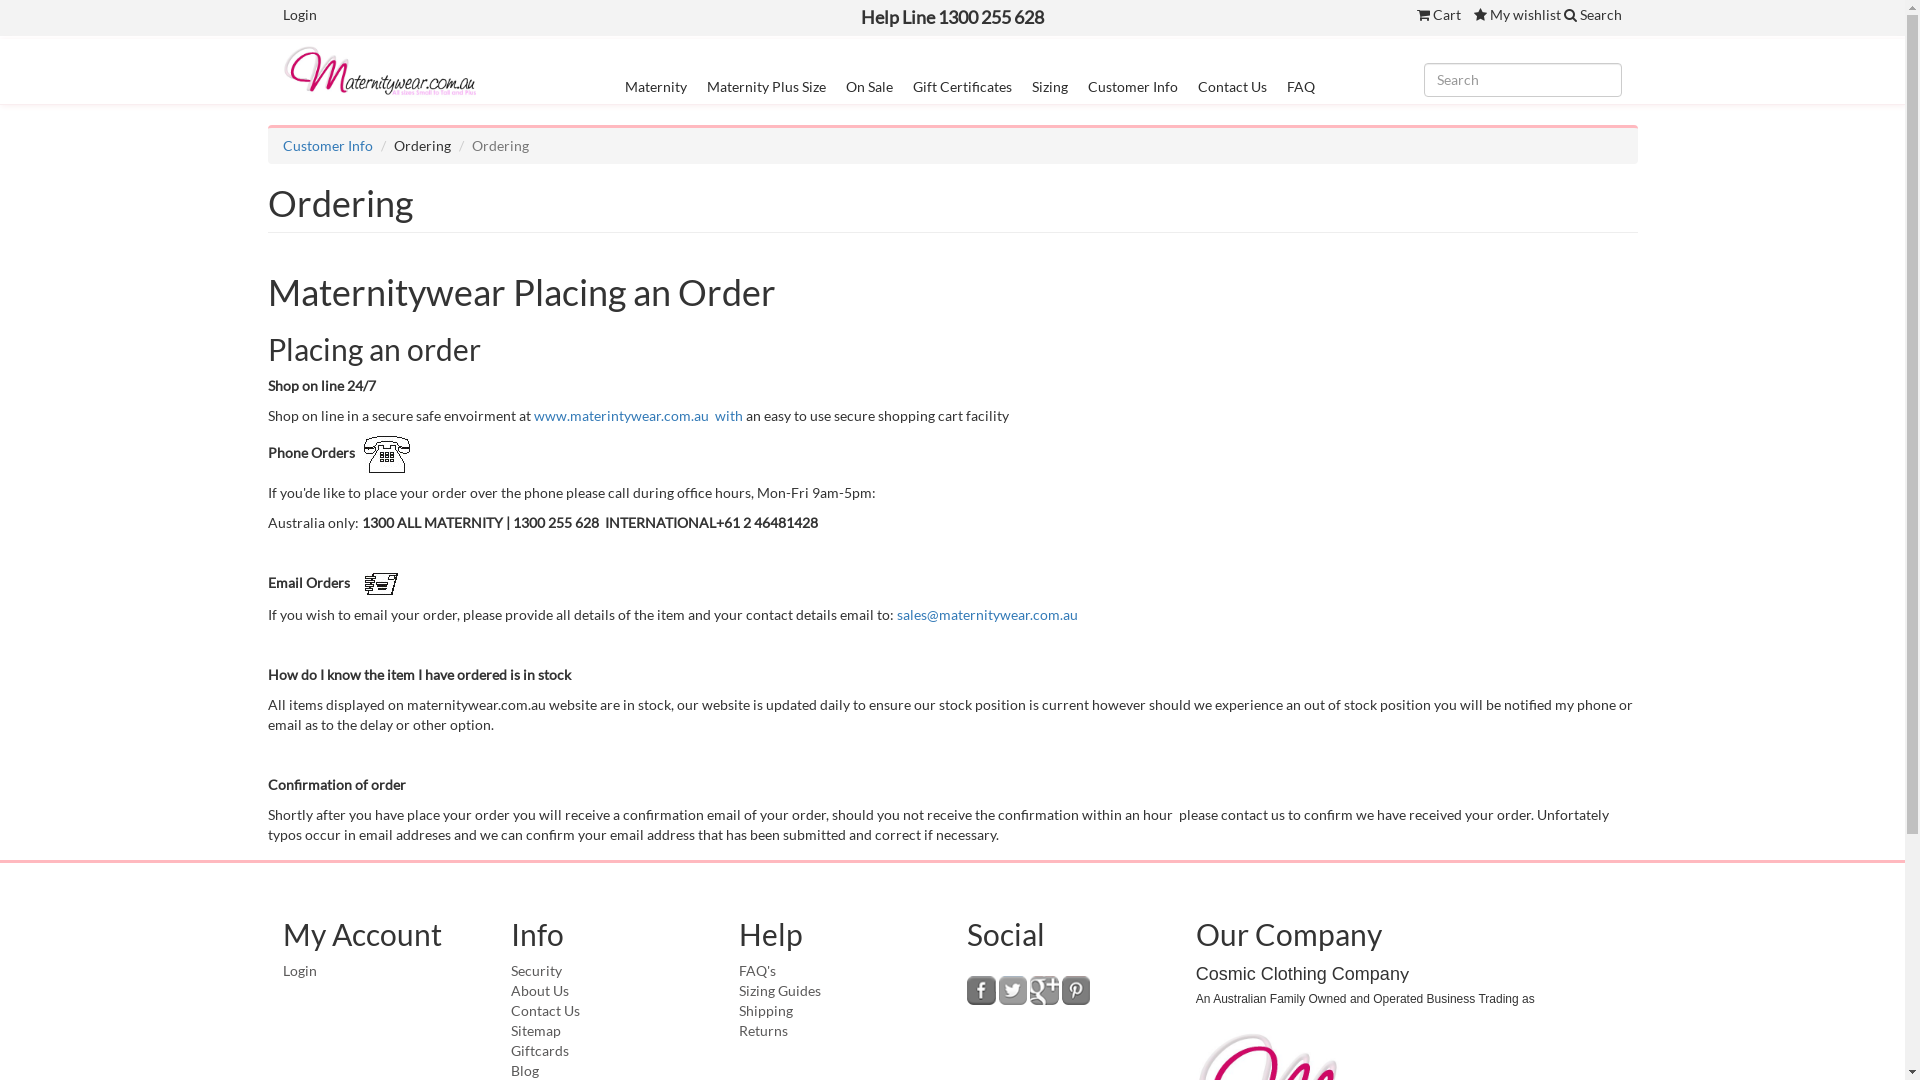 Image resolution: width=1920 pixels, height=1080 pixels. I want to click on 'Apply', so click(0, 16).